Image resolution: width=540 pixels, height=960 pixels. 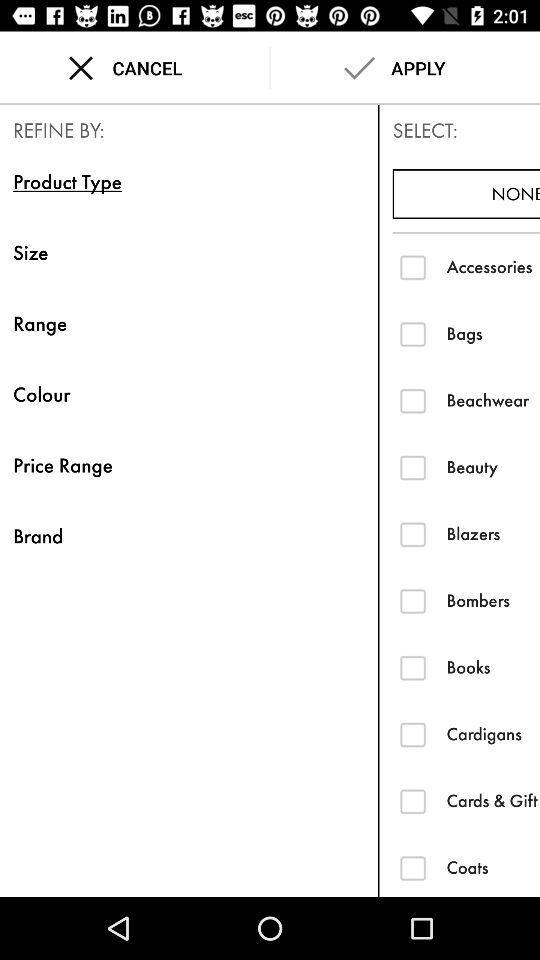 I want to click on the category, so click(x=412, y=801).